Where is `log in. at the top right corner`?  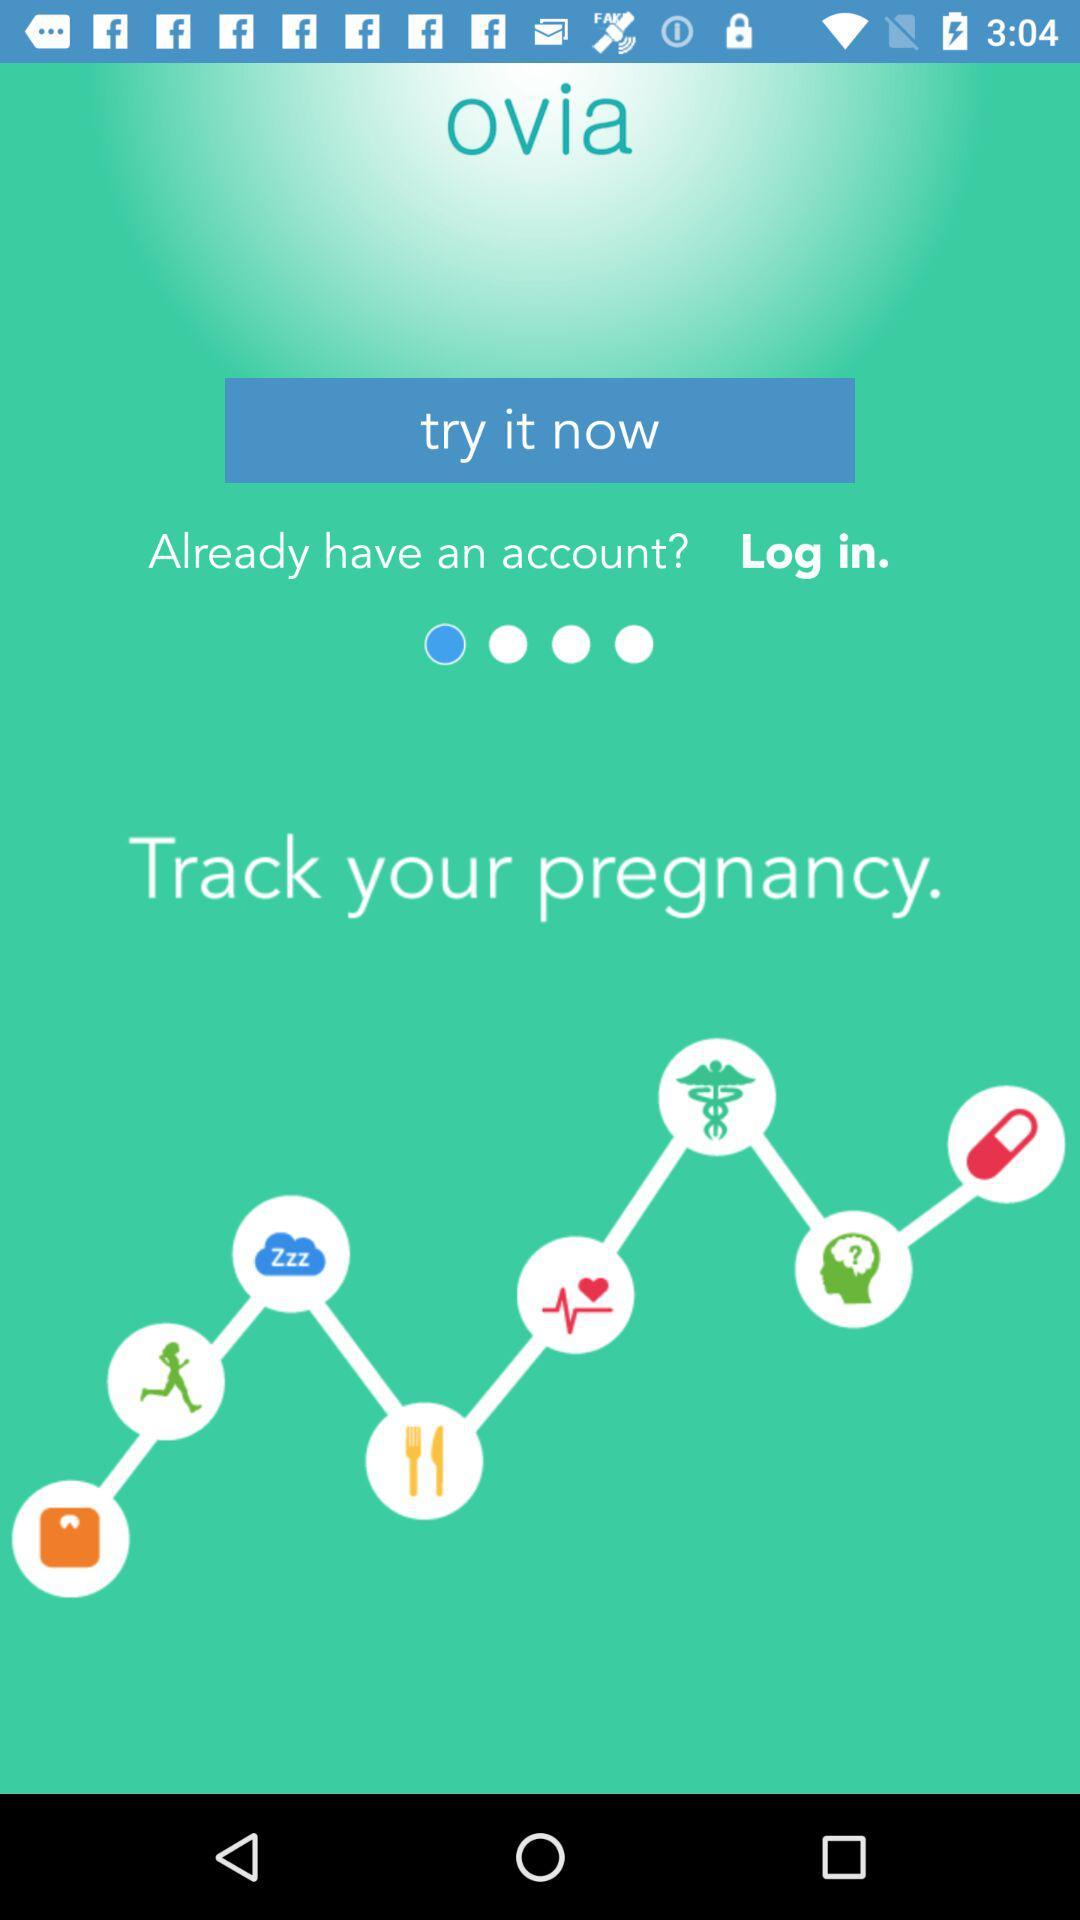
log in. at the top right corner is located at coordinates (815, 551).